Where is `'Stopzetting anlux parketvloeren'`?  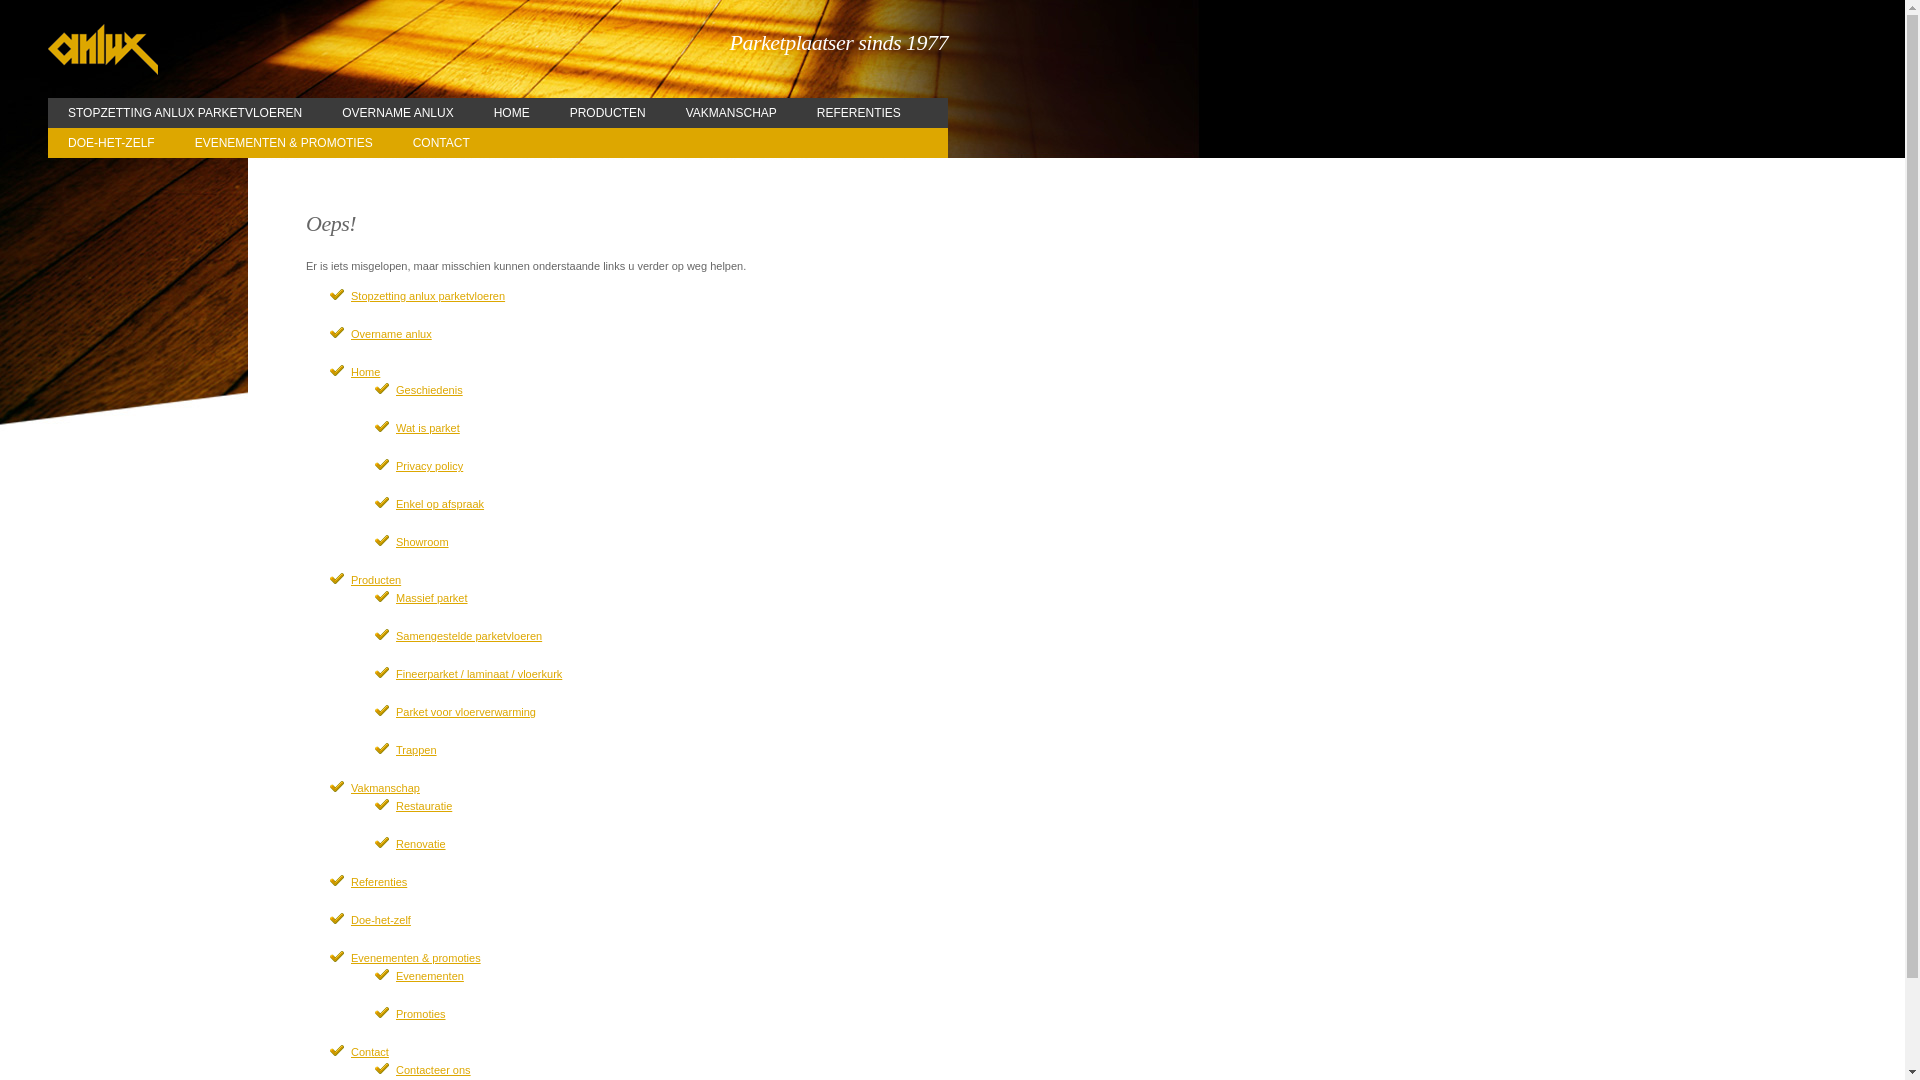 'Stopzetting anlux parketvloeren' is located at coordinates (426, 296).